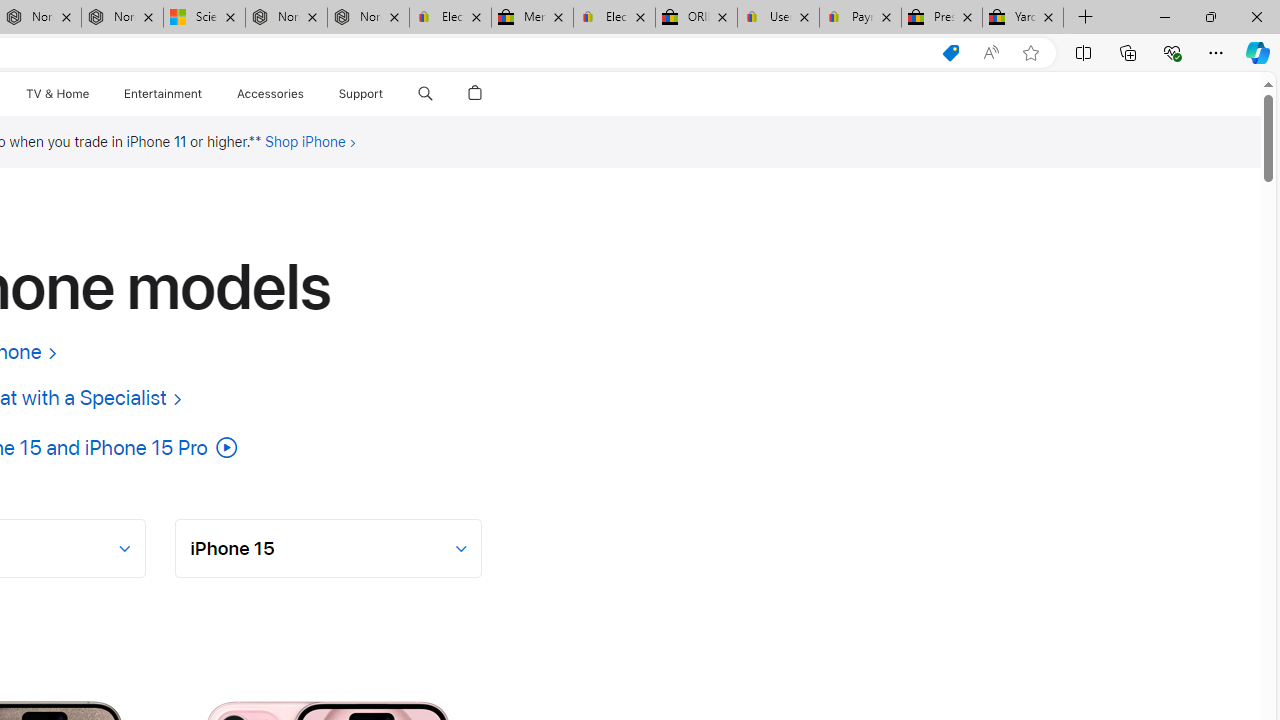 The height and width of the screenshot is (720, 1280). Describe the element at coordinates (254, 140) in the screenshot. I see `'Footnote ** symbol'` at that location.